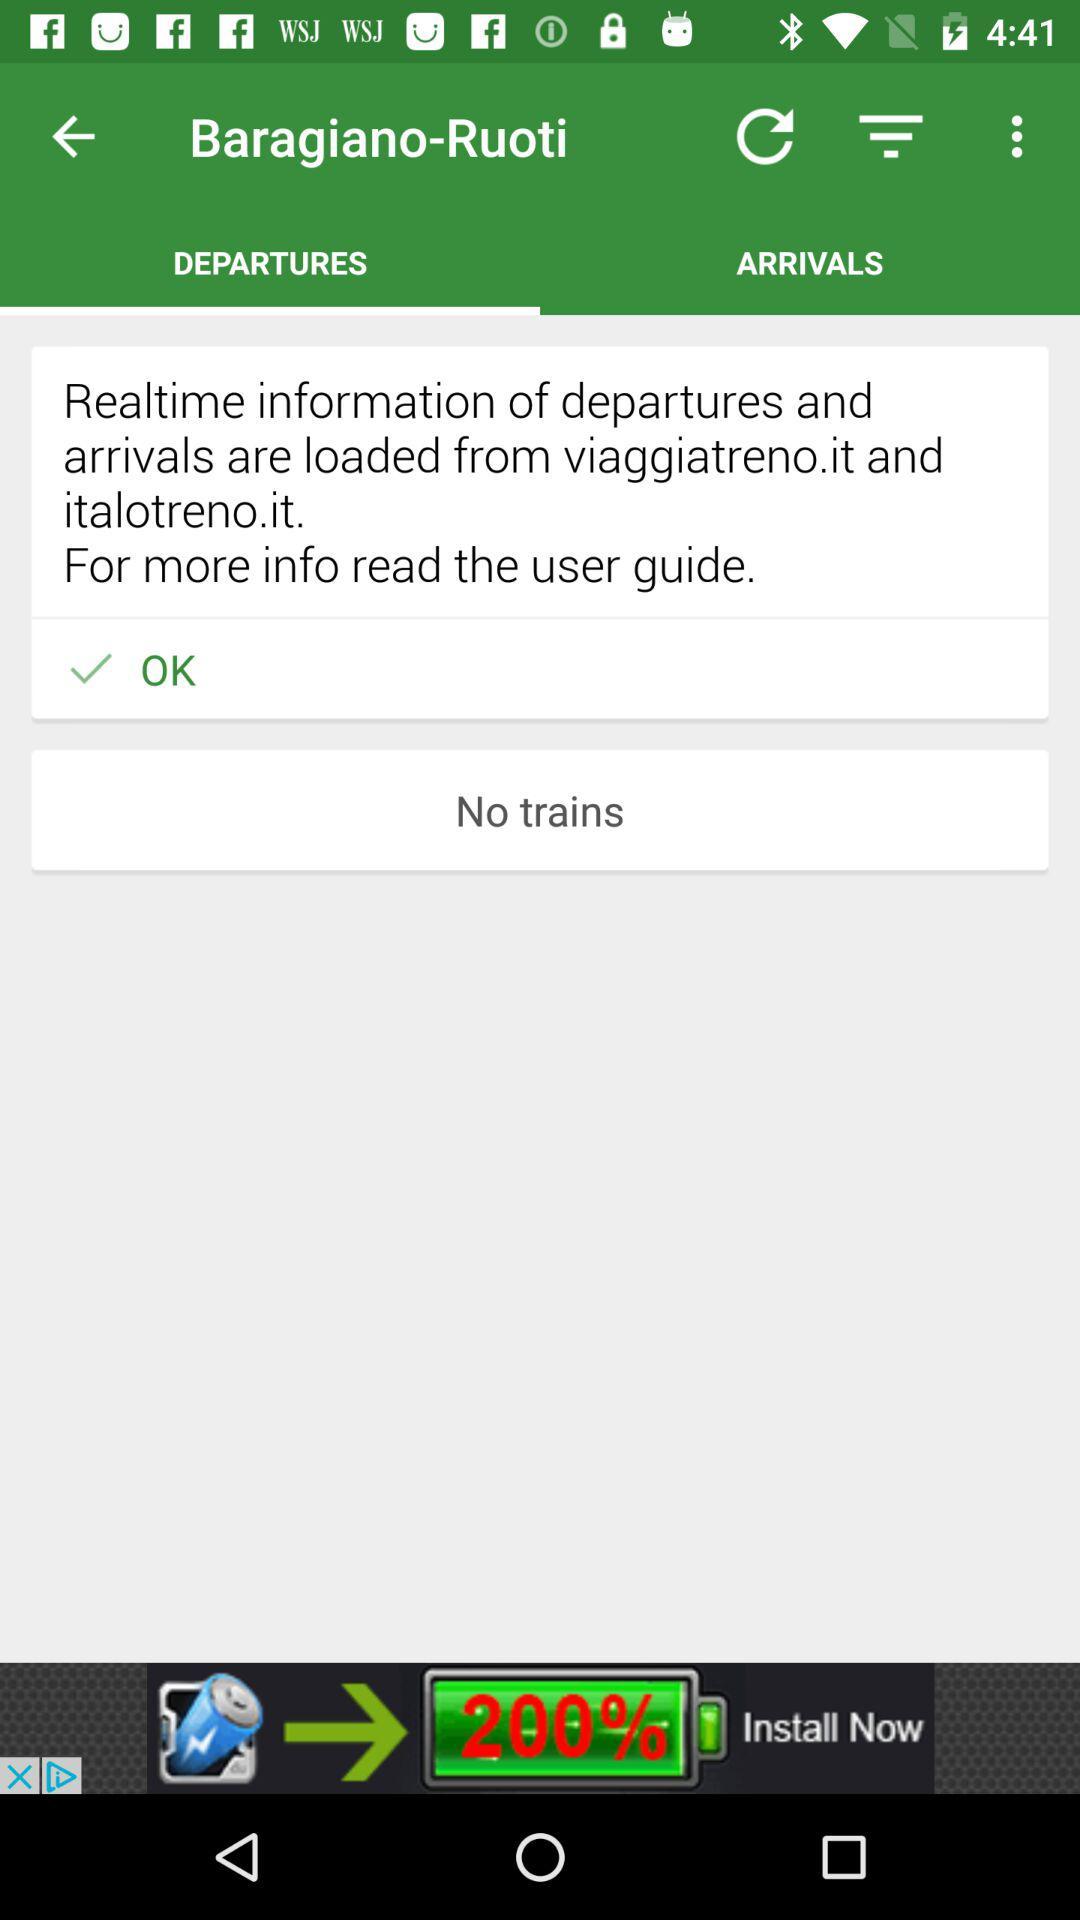  What do you see at coordinates (88, 135) in the screenshot?
I see `good` at bounding box center [88, 135].